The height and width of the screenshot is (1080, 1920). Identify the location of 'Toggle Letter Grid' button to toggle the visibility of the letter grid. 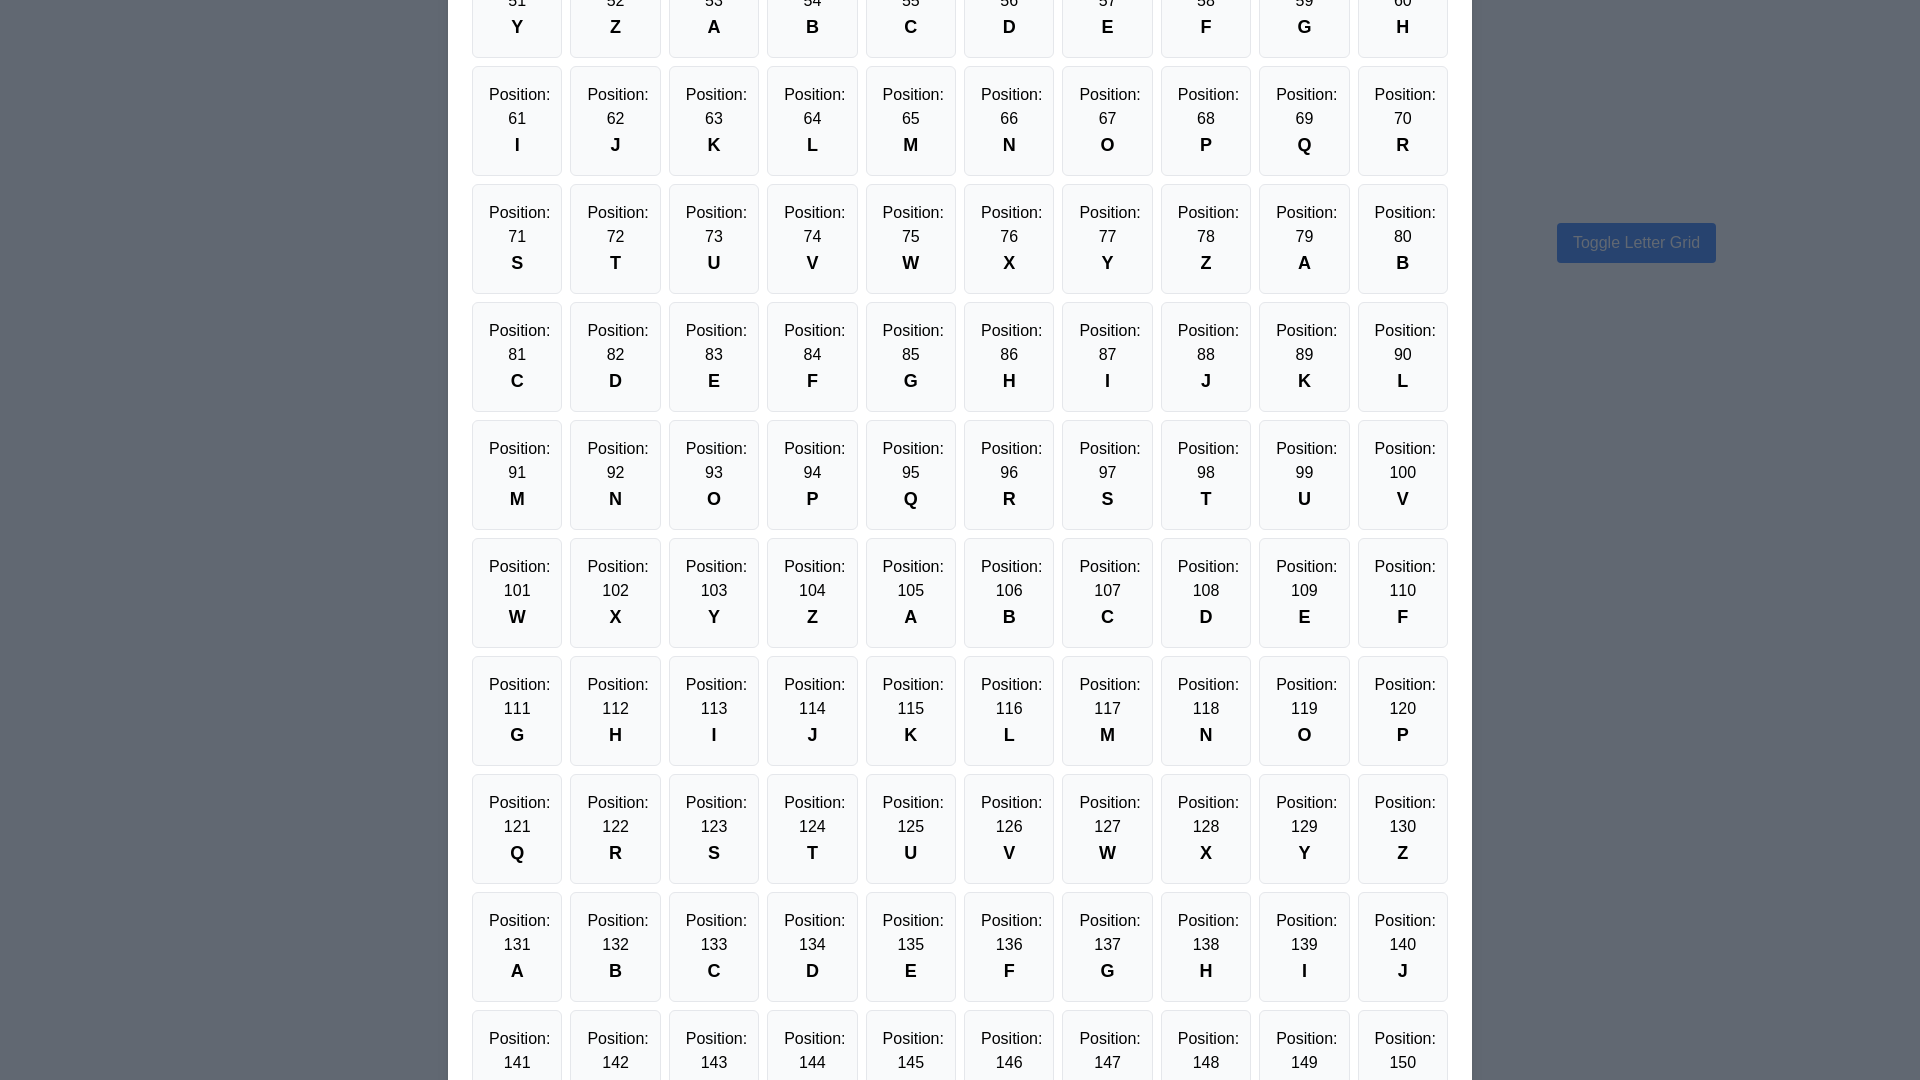
(1636, 242).